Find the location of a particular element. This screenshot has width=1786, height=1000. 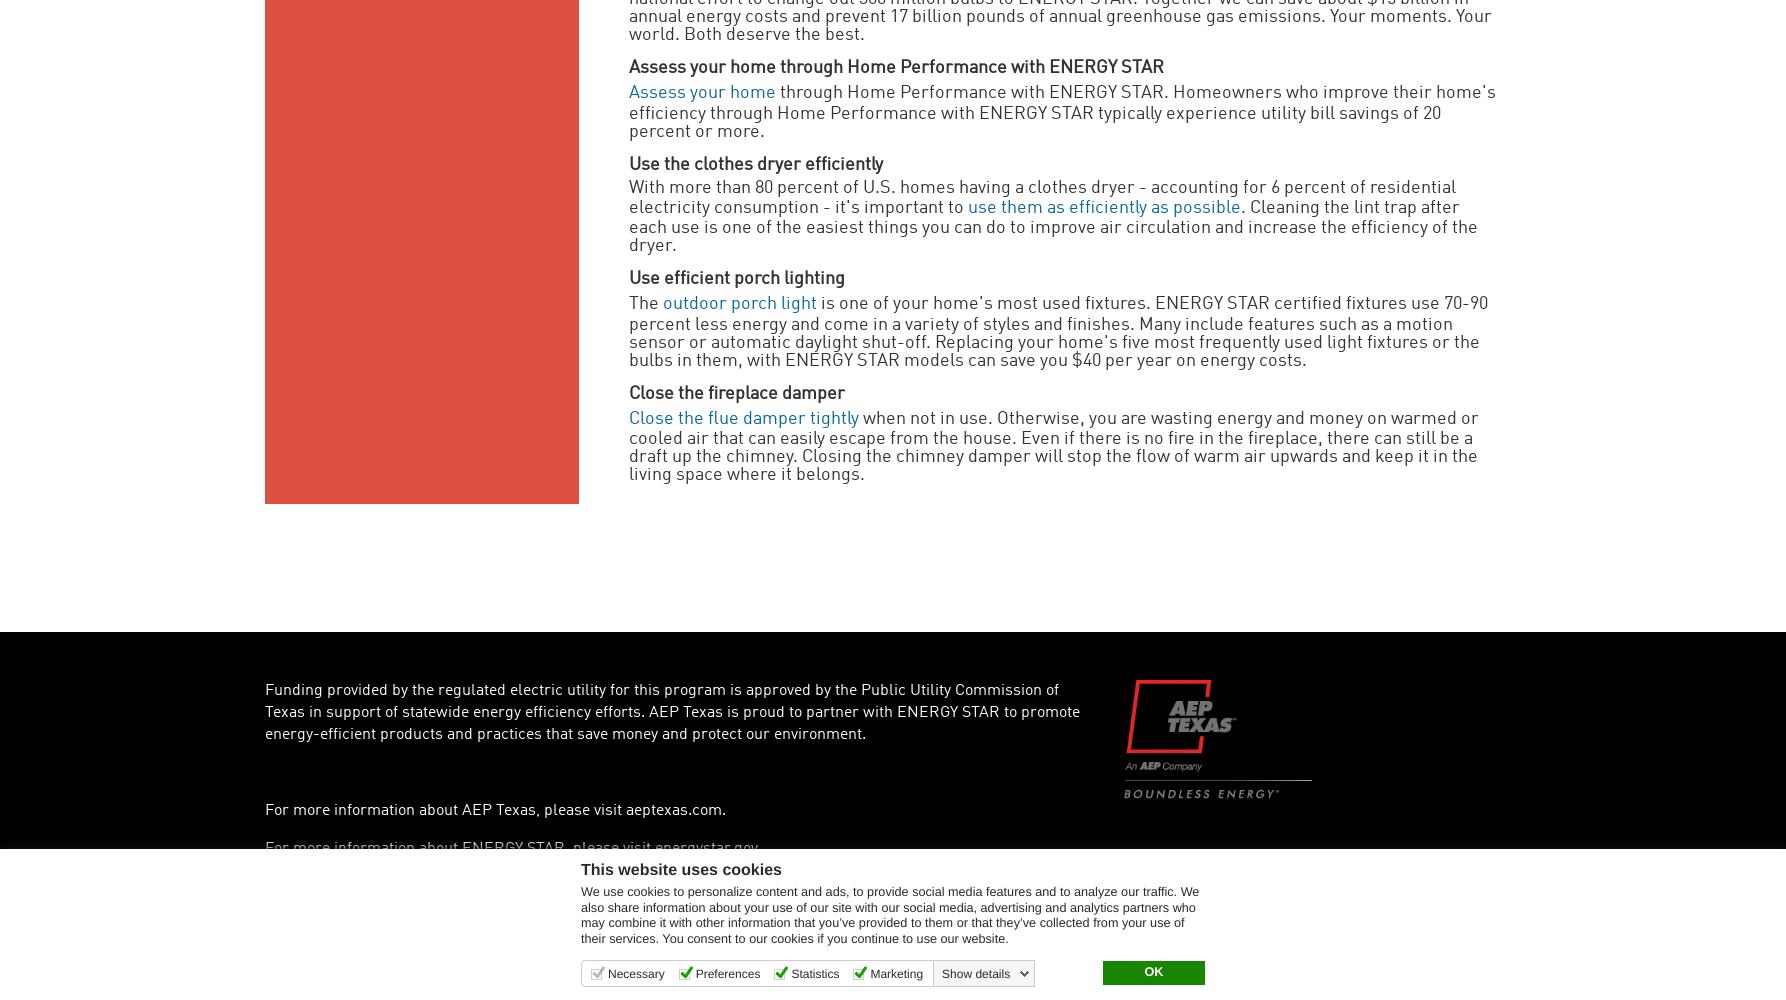

'through Home Performance with ENERGY STAR. Homeowners who improve their home's efficiency through Home Performance with ENERGY STAR typically experience utility bill savings of 20 percent or more.' is located at coordinates (629, 111).